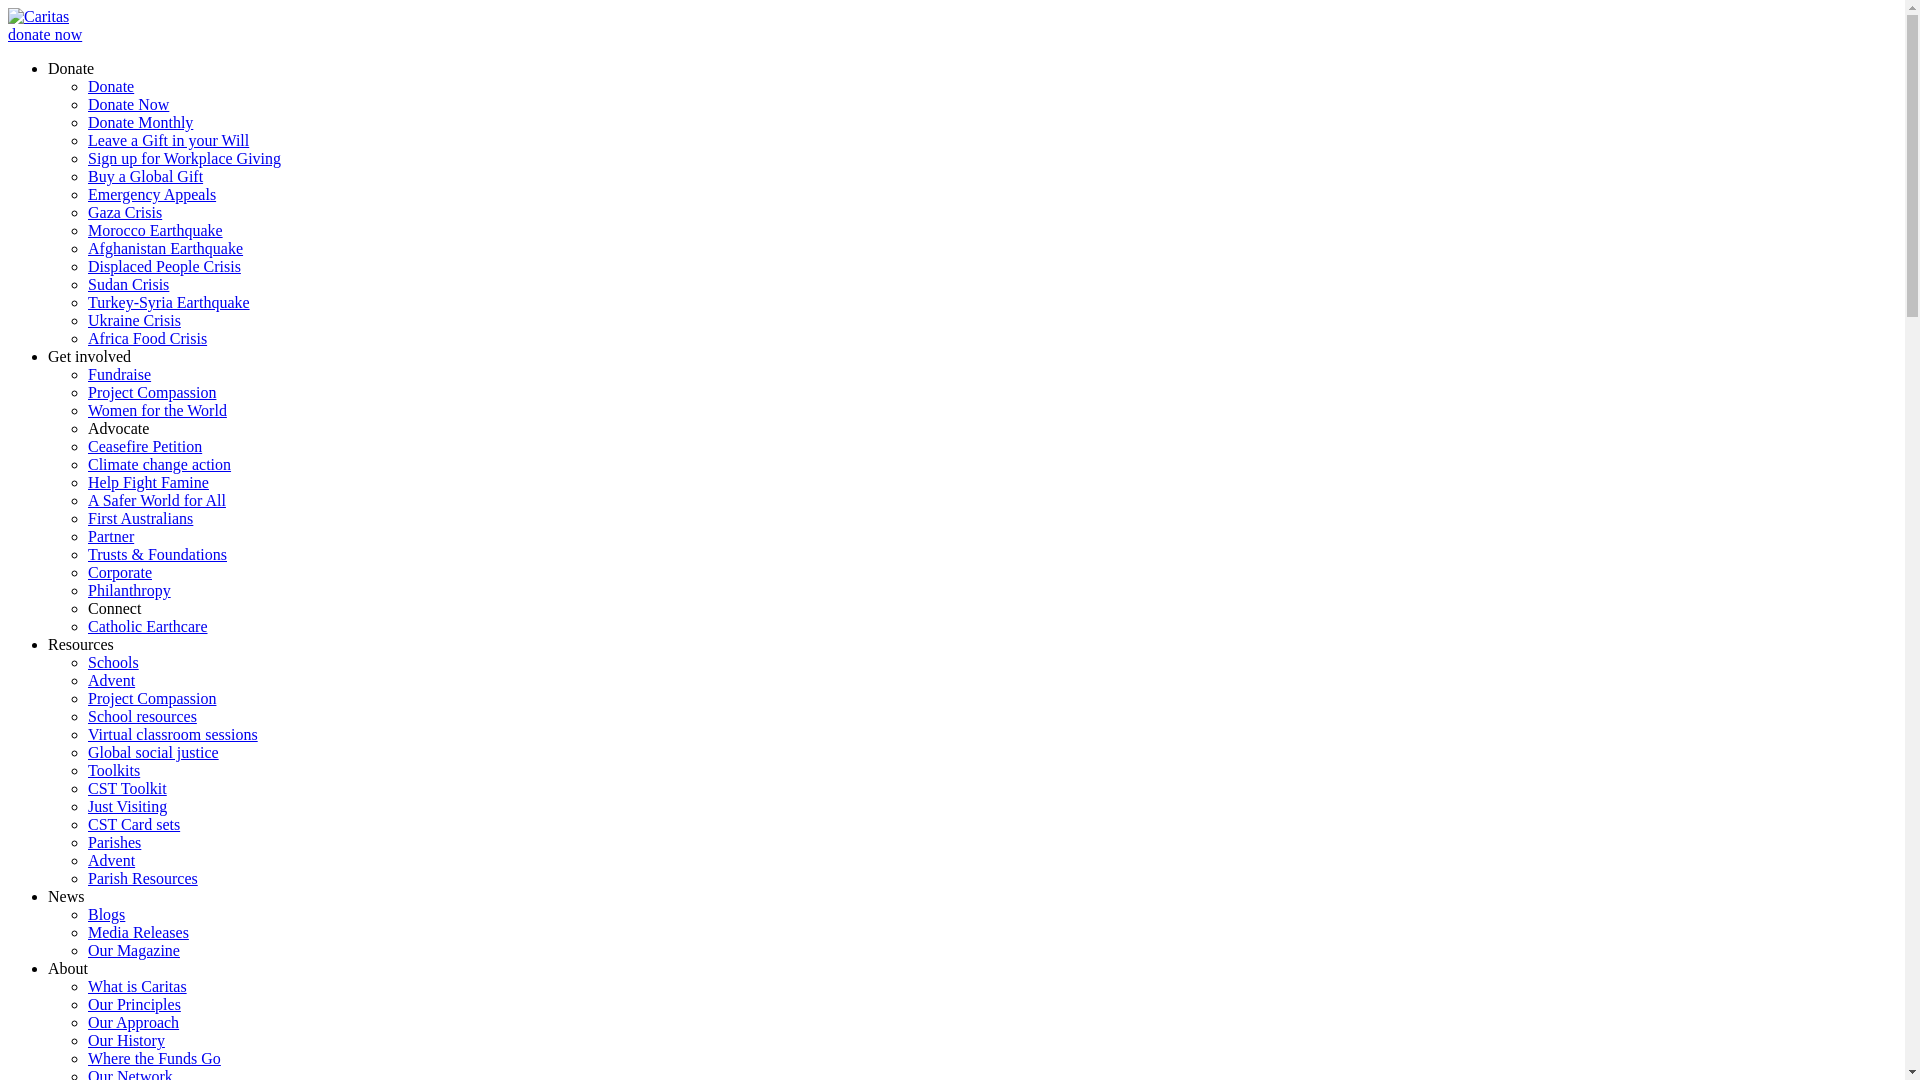 Image resolution: width=1920 pixels, height=1080 pixels. I want to click on 'Afghanistan Earthquake', so click(165, 247).